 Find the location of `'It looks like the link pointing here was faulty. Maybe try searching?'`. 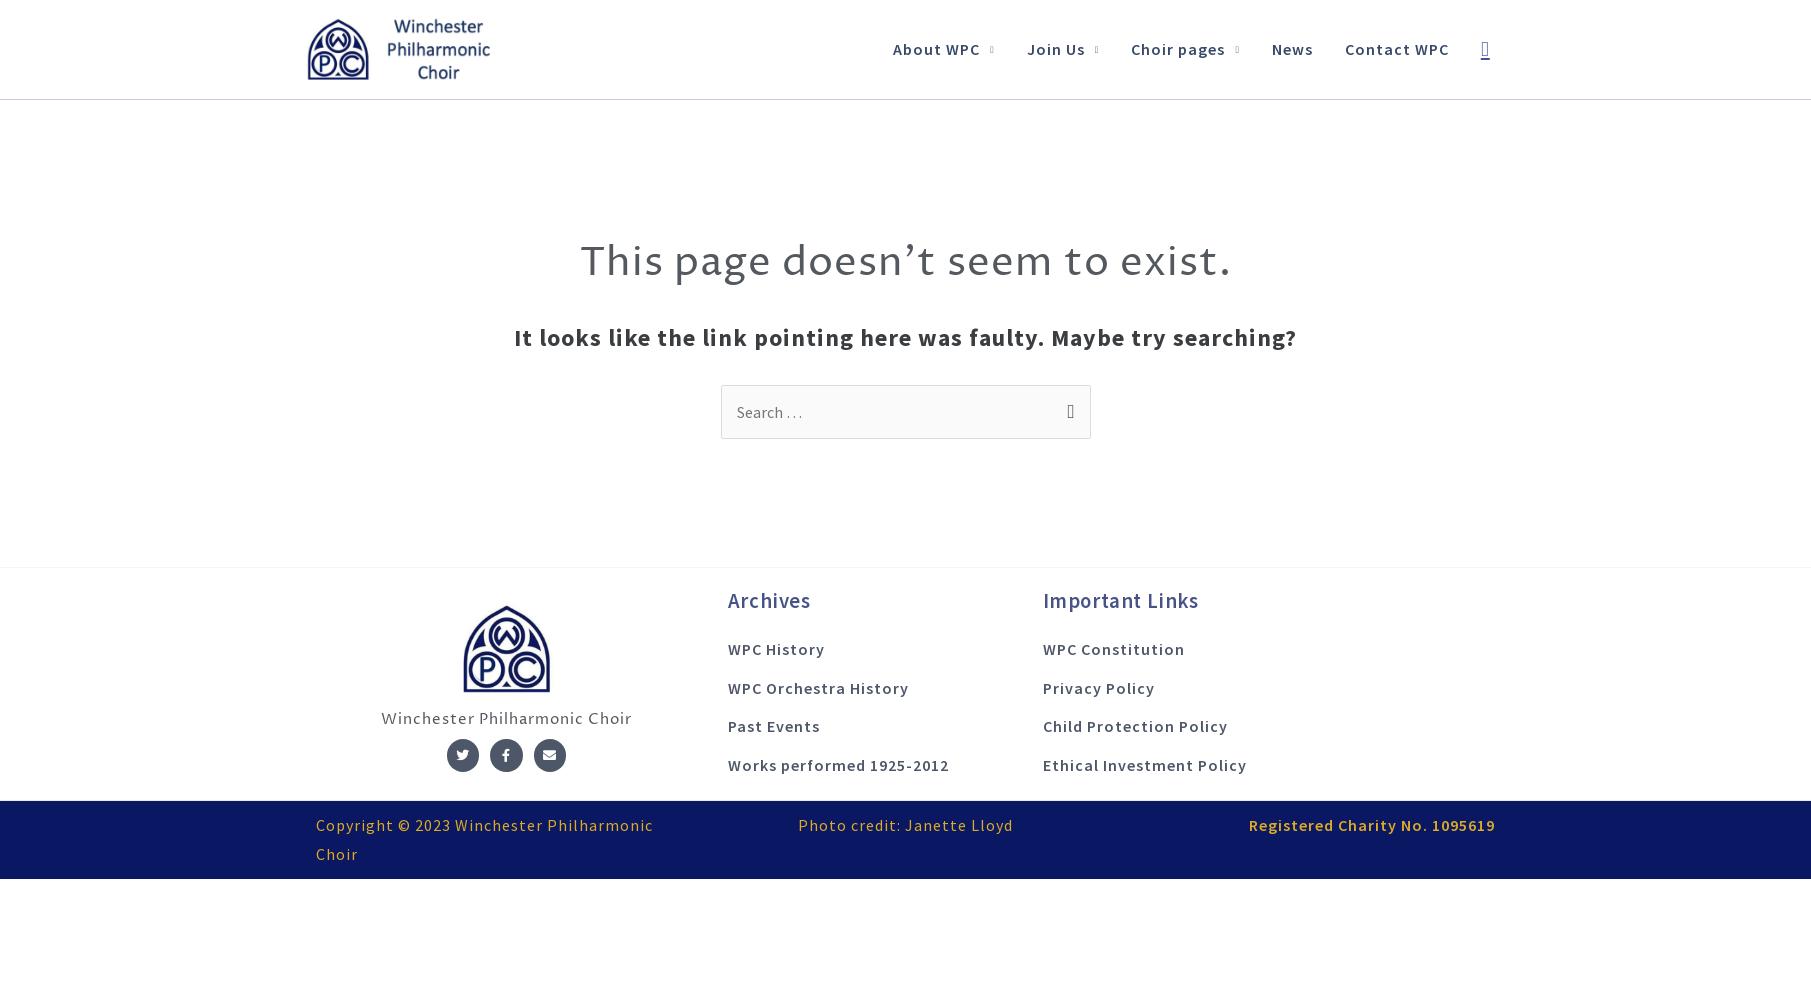

'It looks like the link pointing here was faulty. Maybe try searching?' is located at coordinates (905, 335).